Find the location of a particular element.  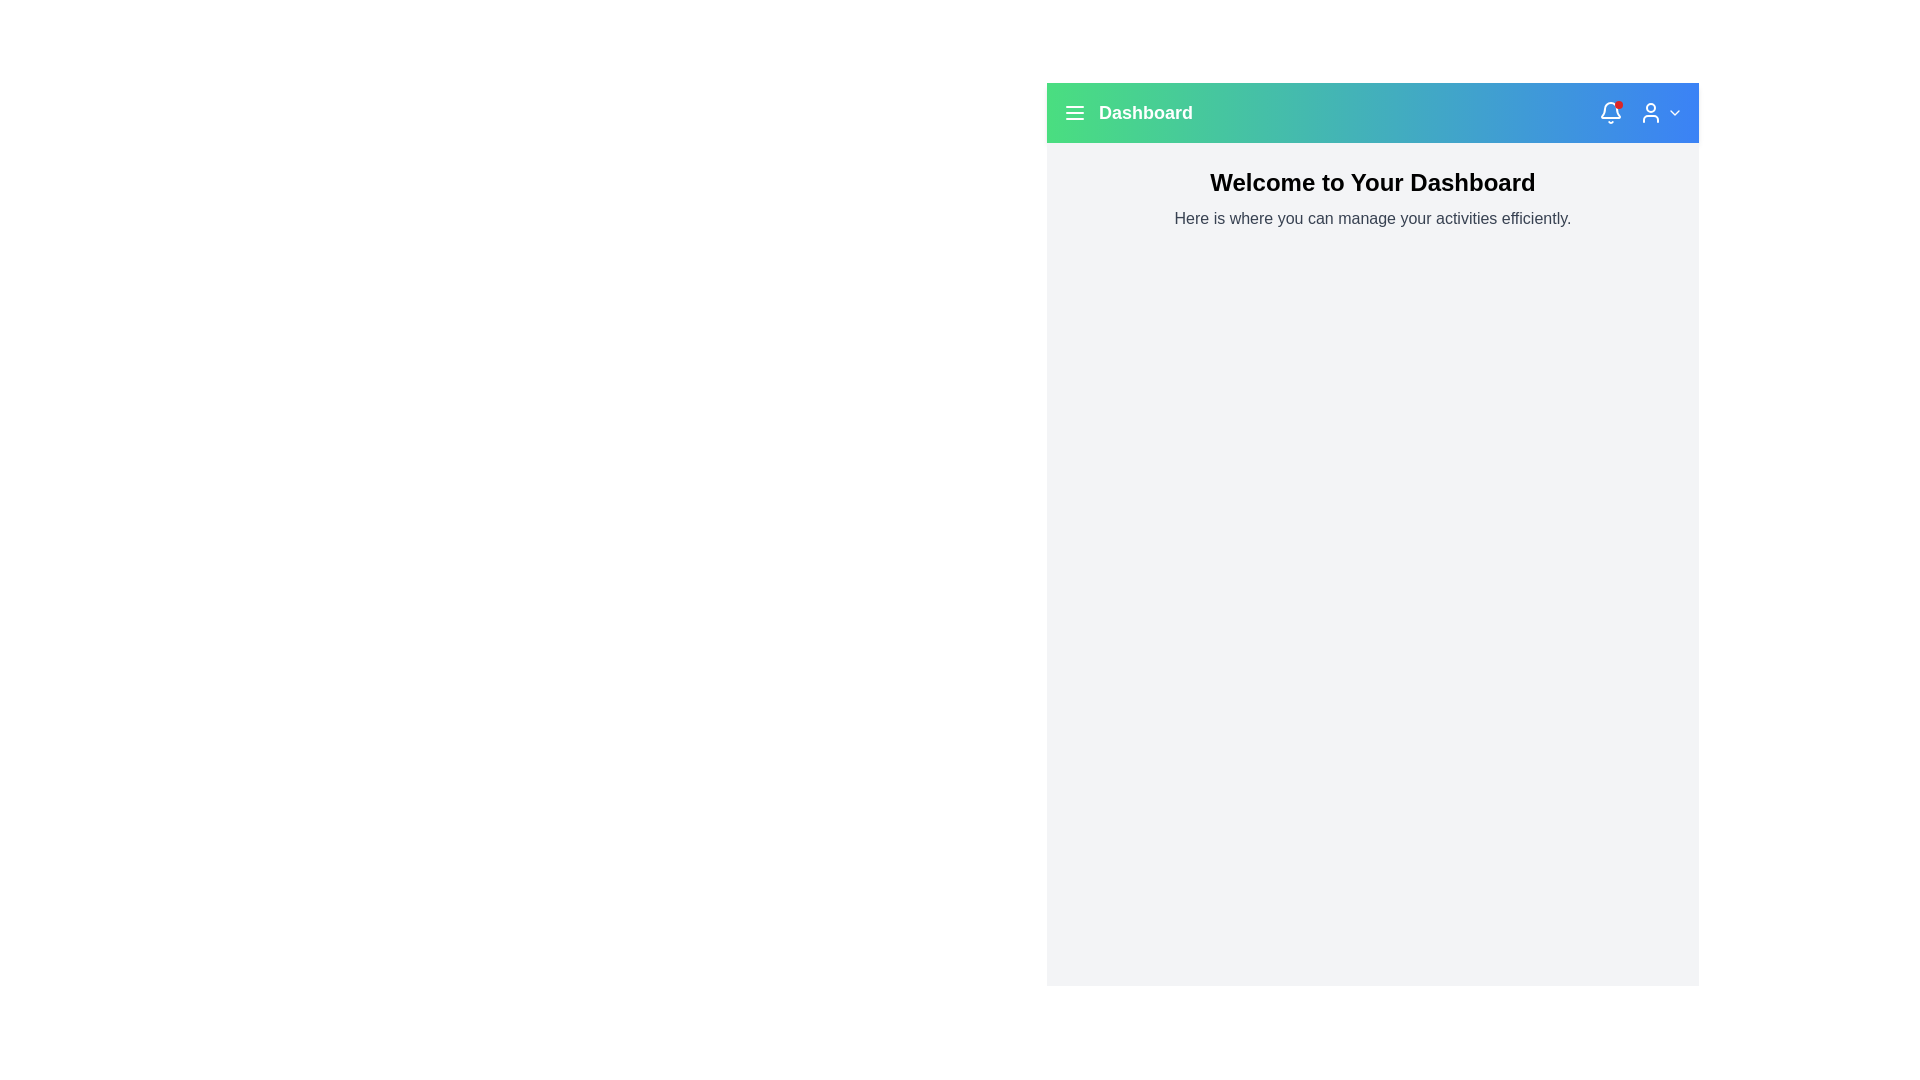

the bell-shaped icon with a notification indicator at the top-right corner of the application header is located at coordinates (1611, 112).